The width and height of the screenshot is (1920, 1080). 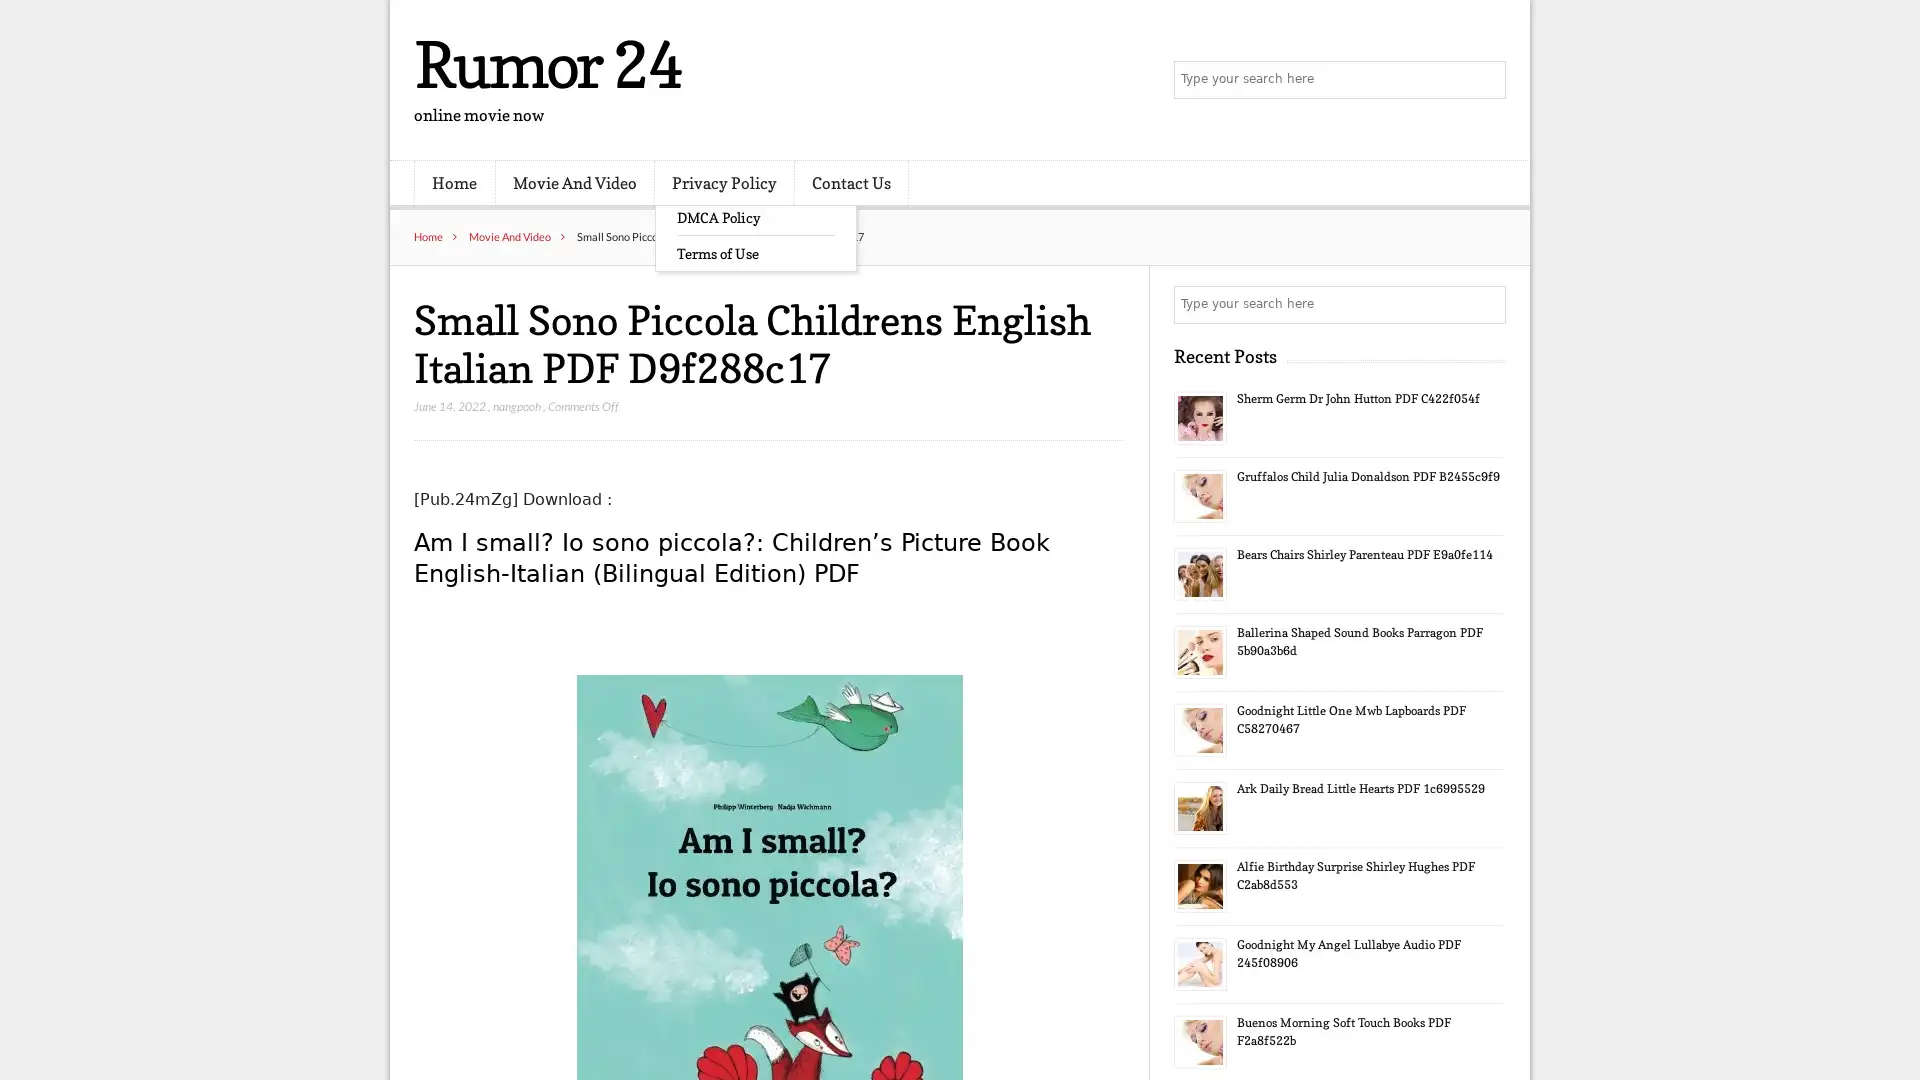 What do you see at coordinates (1485, 304) in the screenshot?
I see `Search` at bounding box center [1485, 304].